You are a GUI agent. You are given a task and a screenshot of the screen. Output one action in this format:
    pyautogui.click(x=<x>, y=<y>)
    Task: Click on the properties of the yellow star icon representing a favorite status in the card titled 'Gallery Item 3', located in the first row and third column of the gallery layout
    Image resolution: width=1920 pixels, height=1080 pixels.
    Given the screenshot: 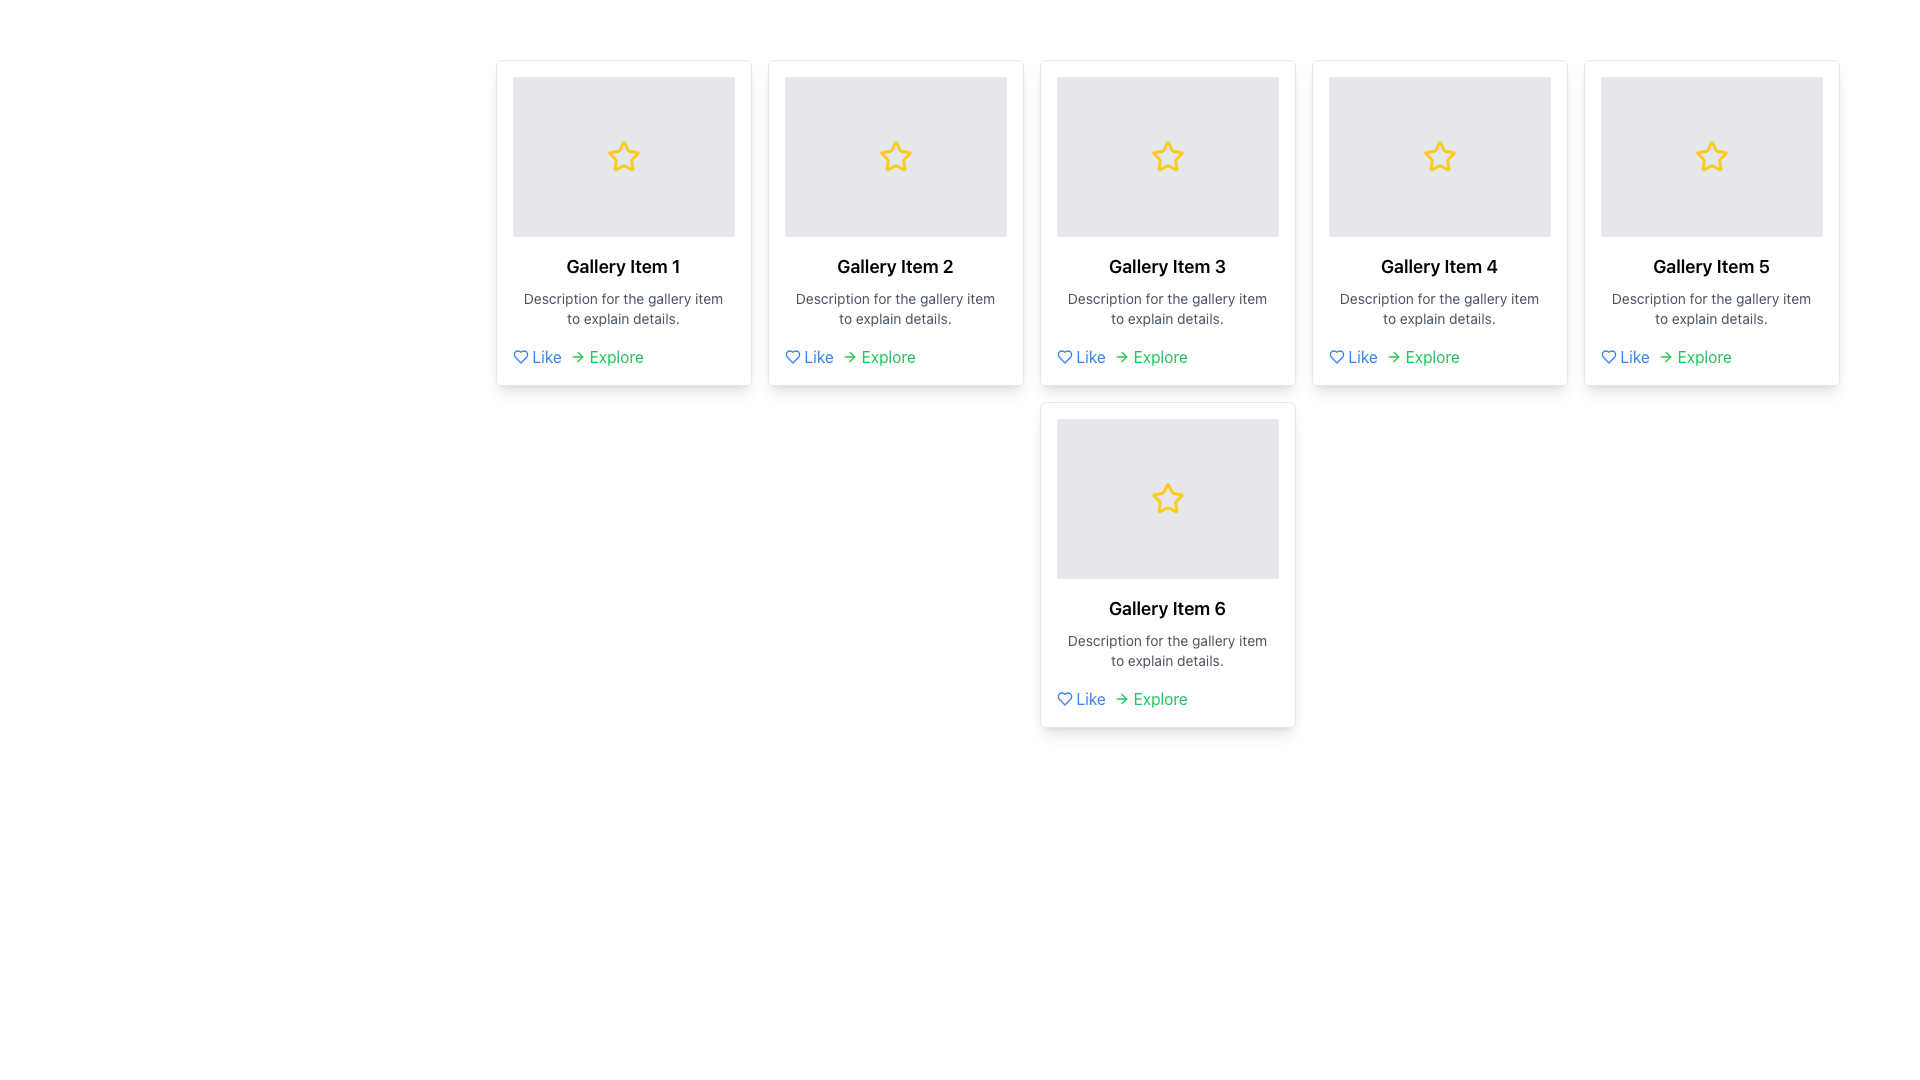 What is the action you would take?
    pyautogui.click(x=1167, y=155)
    